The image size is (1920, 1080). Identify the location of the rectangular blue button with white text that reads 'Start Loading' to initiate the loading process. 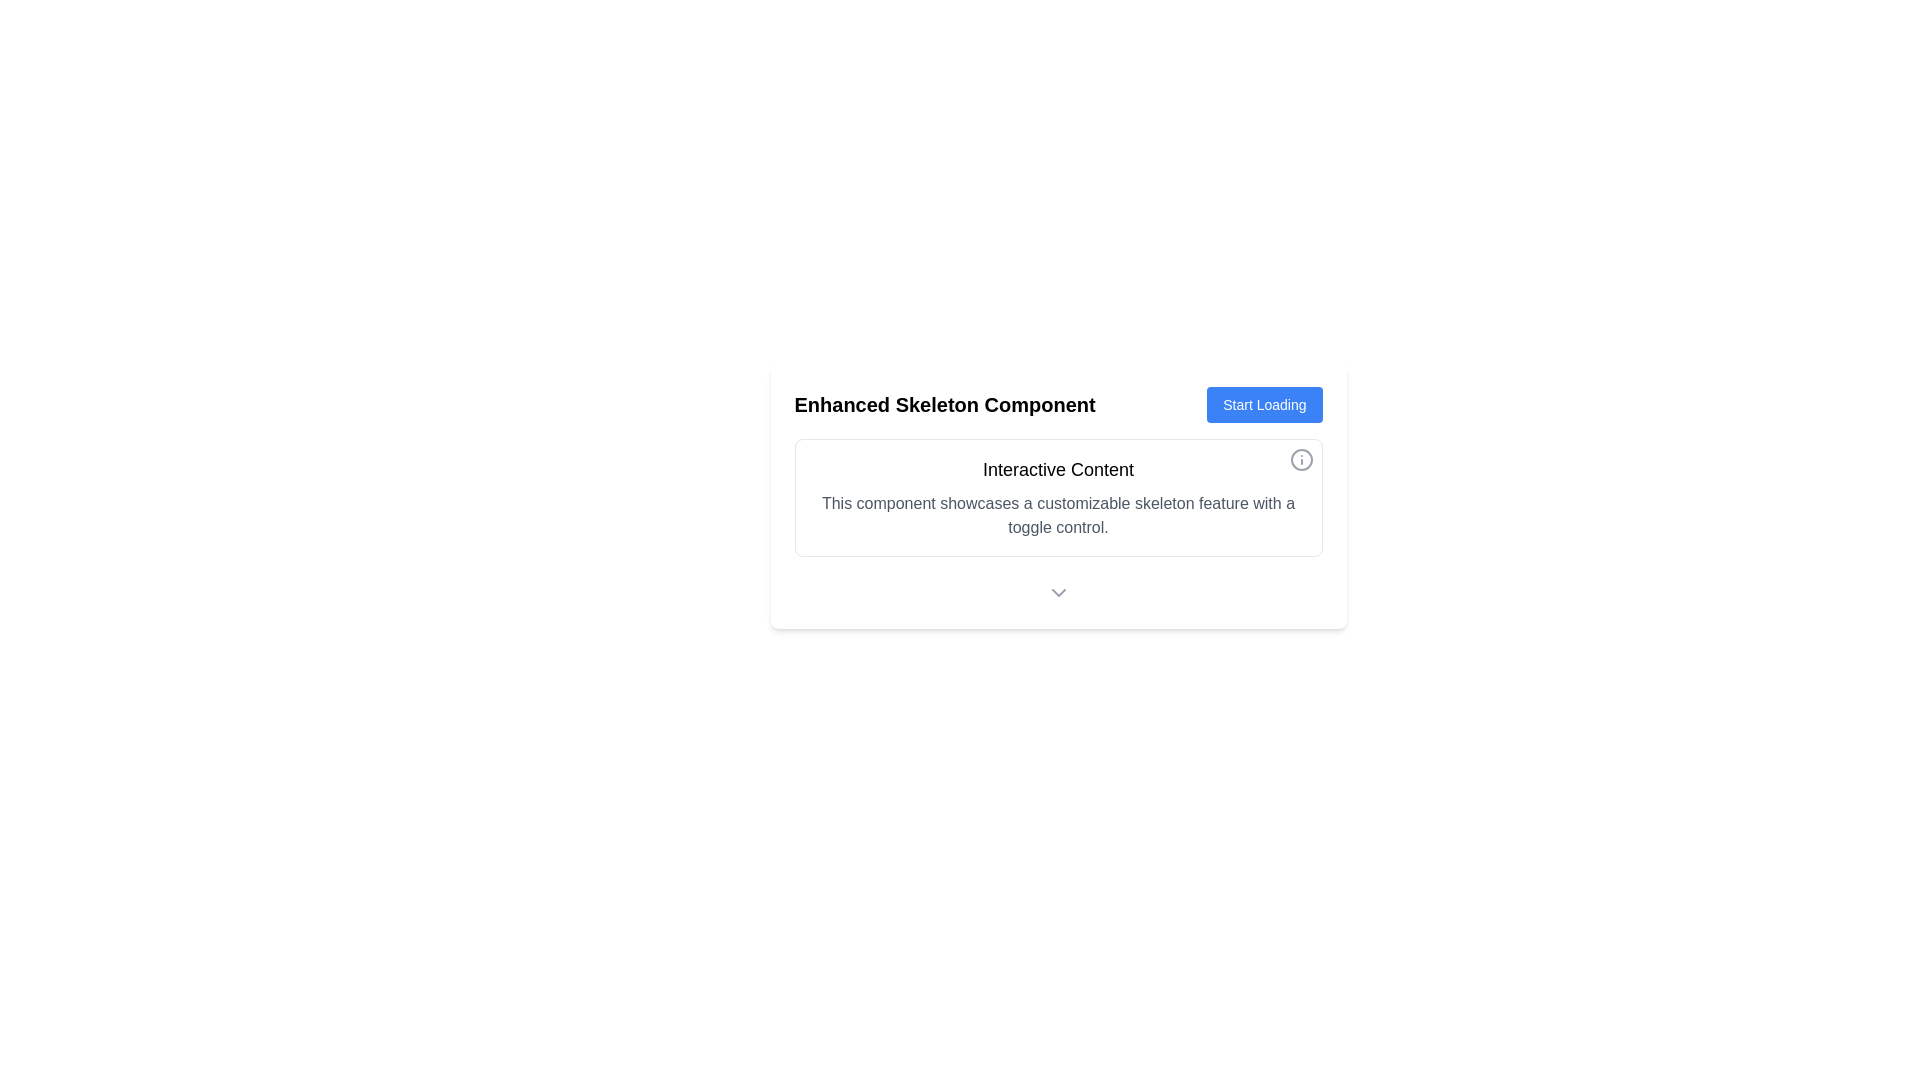
(1263, 405).